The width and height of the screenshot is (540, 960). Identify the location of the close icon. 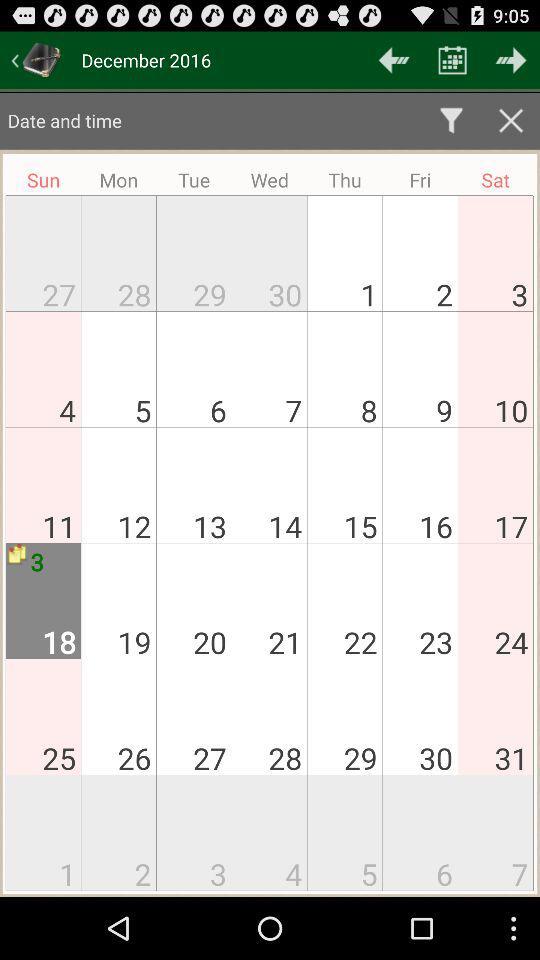
(511, 128).